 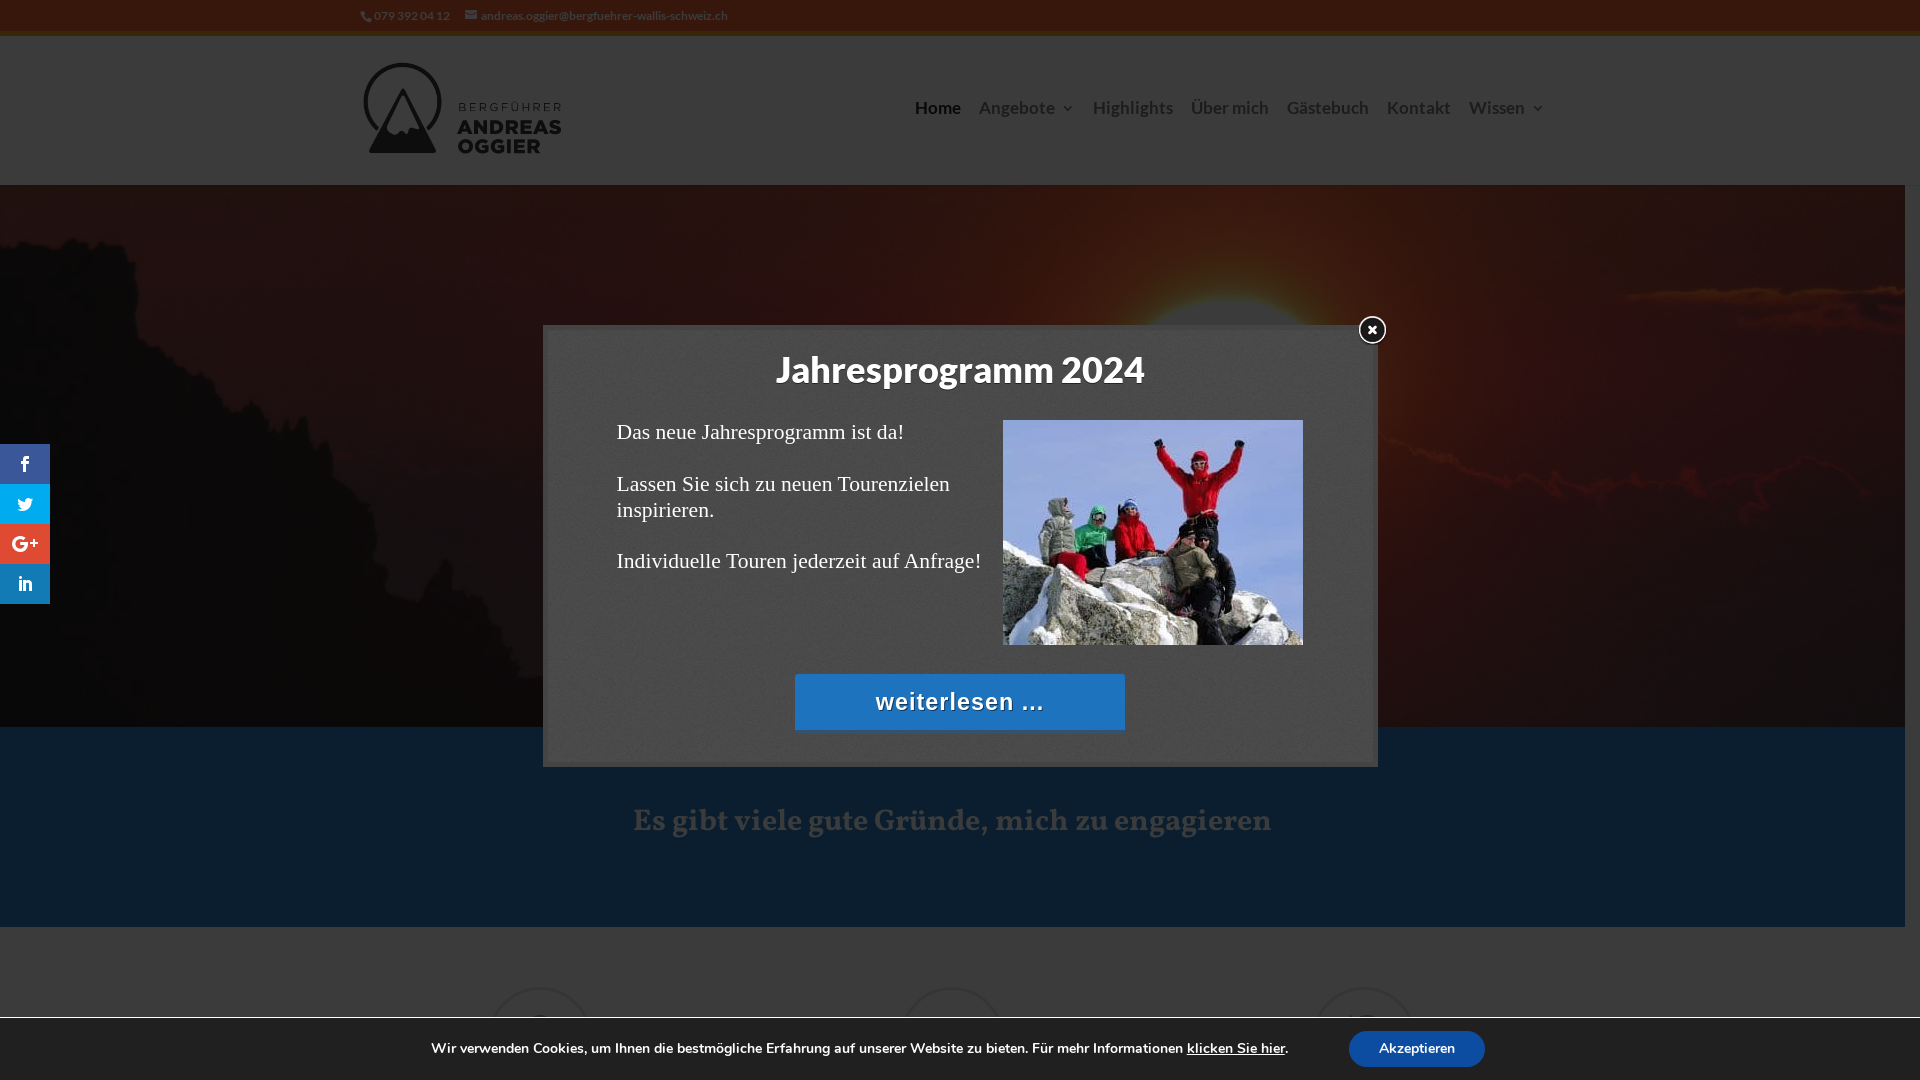 What do you see at coordinates (595, 15) in the screenshot?
I see `'andreas.oggier@bergfuehrer-wallis-schweiz.ch'` at bounding box center [595, 15].